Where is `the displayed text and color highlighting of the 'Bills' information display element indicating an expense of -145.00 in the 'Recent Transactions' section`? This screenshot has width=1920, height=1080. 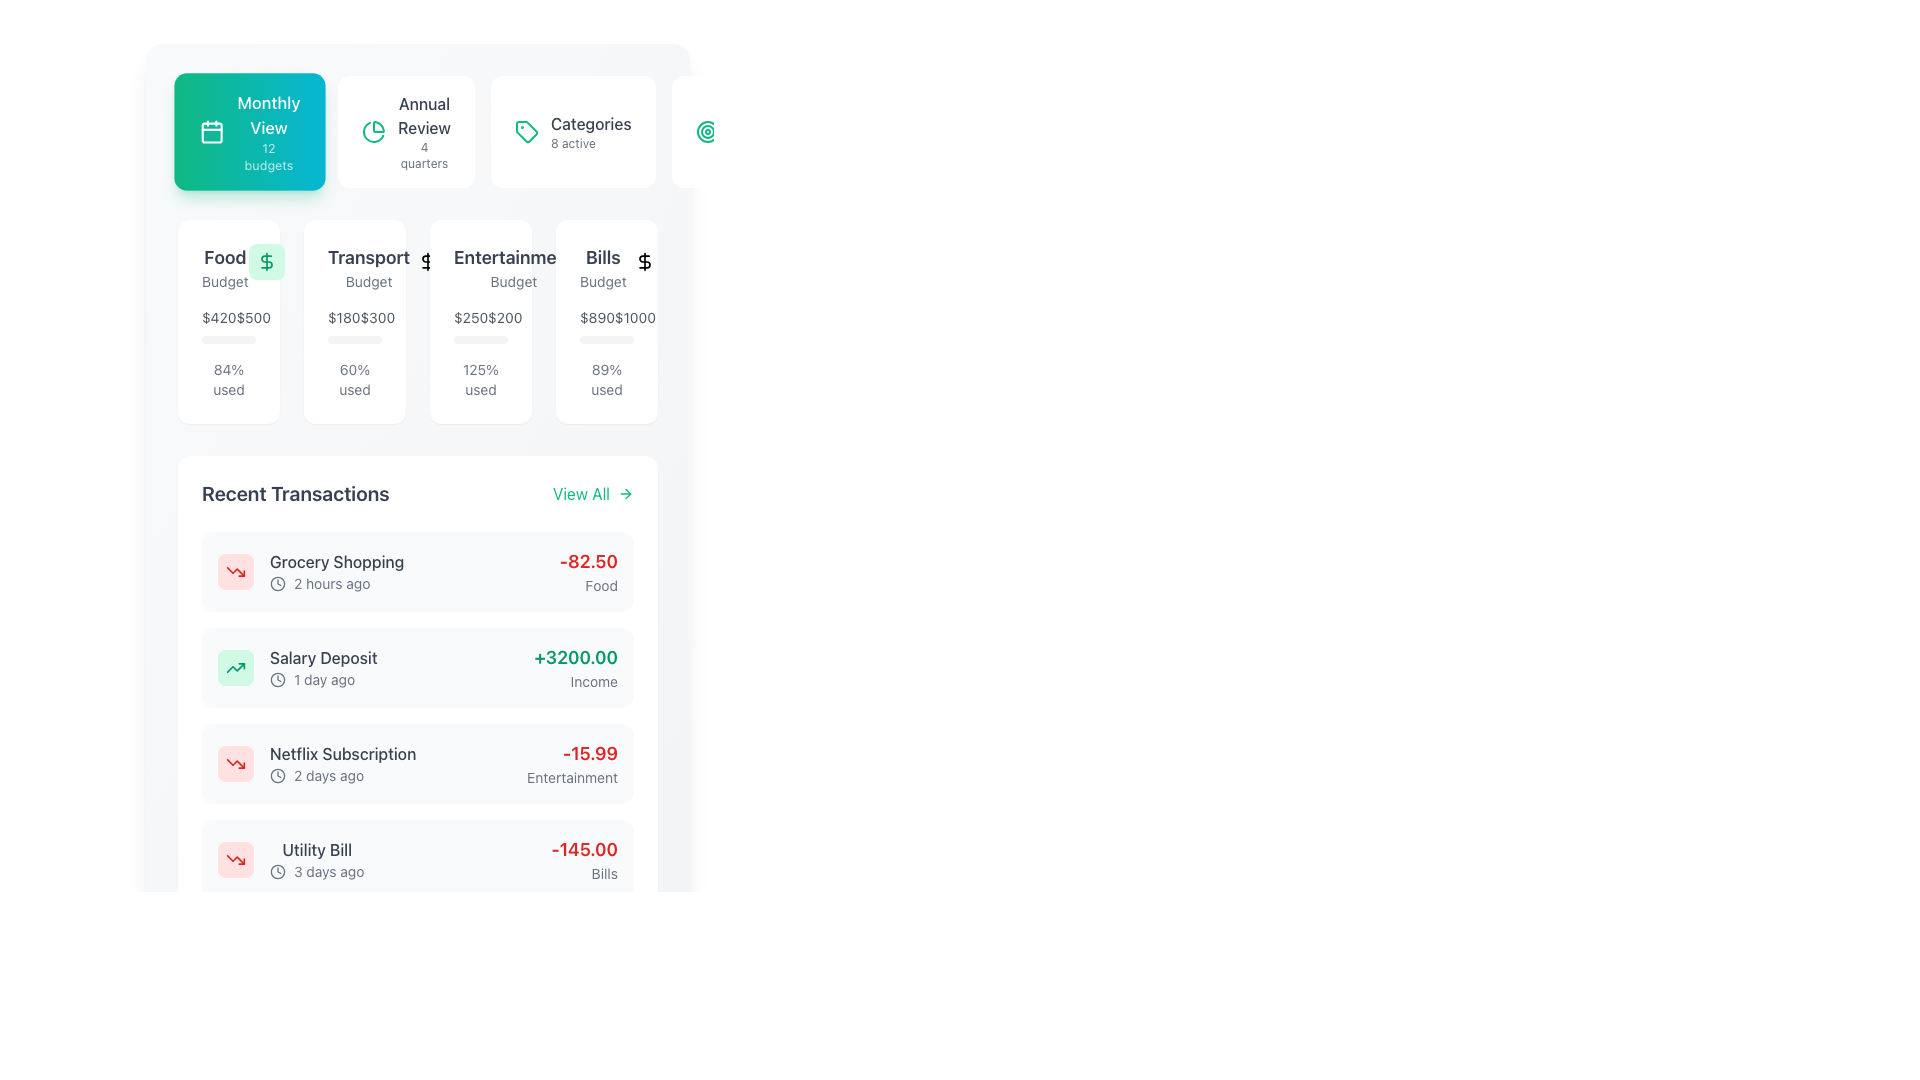
the displayed text and color highlighting of the 'Bills' information display element indicating an expense of -145.00 in the 'Recent Transactions' section is located at coordinates (583, 859).